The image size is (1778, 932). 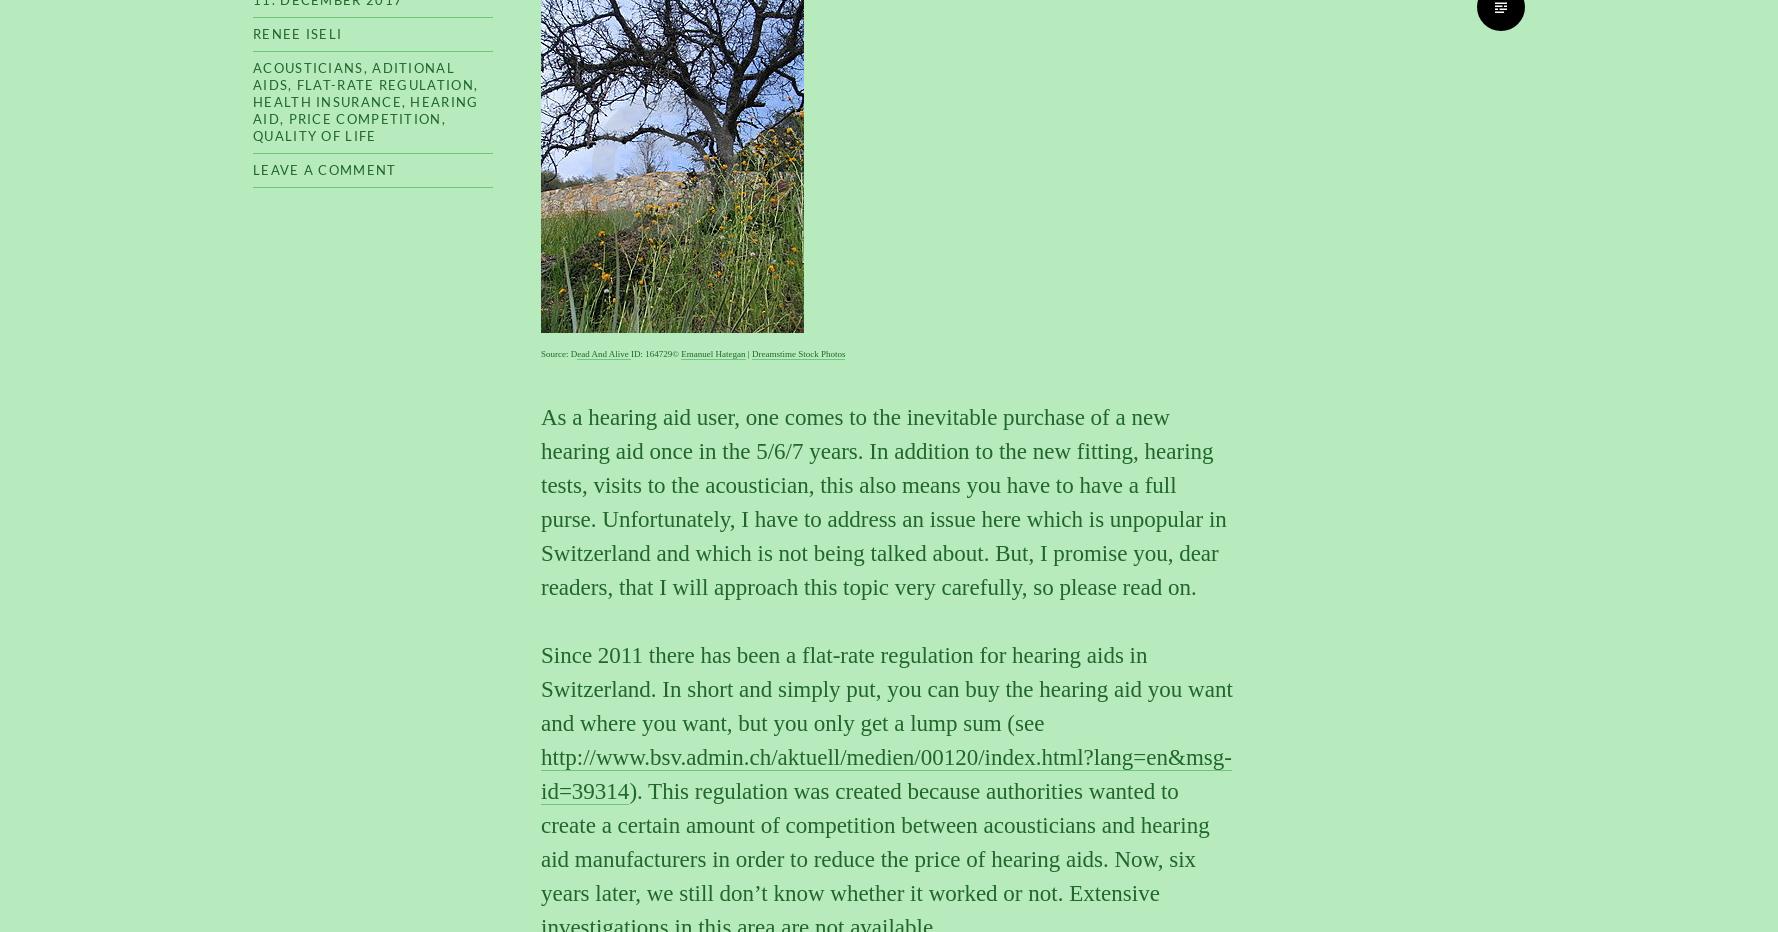 I want to click on 'Leave a comment', so click(x=323, y=167).